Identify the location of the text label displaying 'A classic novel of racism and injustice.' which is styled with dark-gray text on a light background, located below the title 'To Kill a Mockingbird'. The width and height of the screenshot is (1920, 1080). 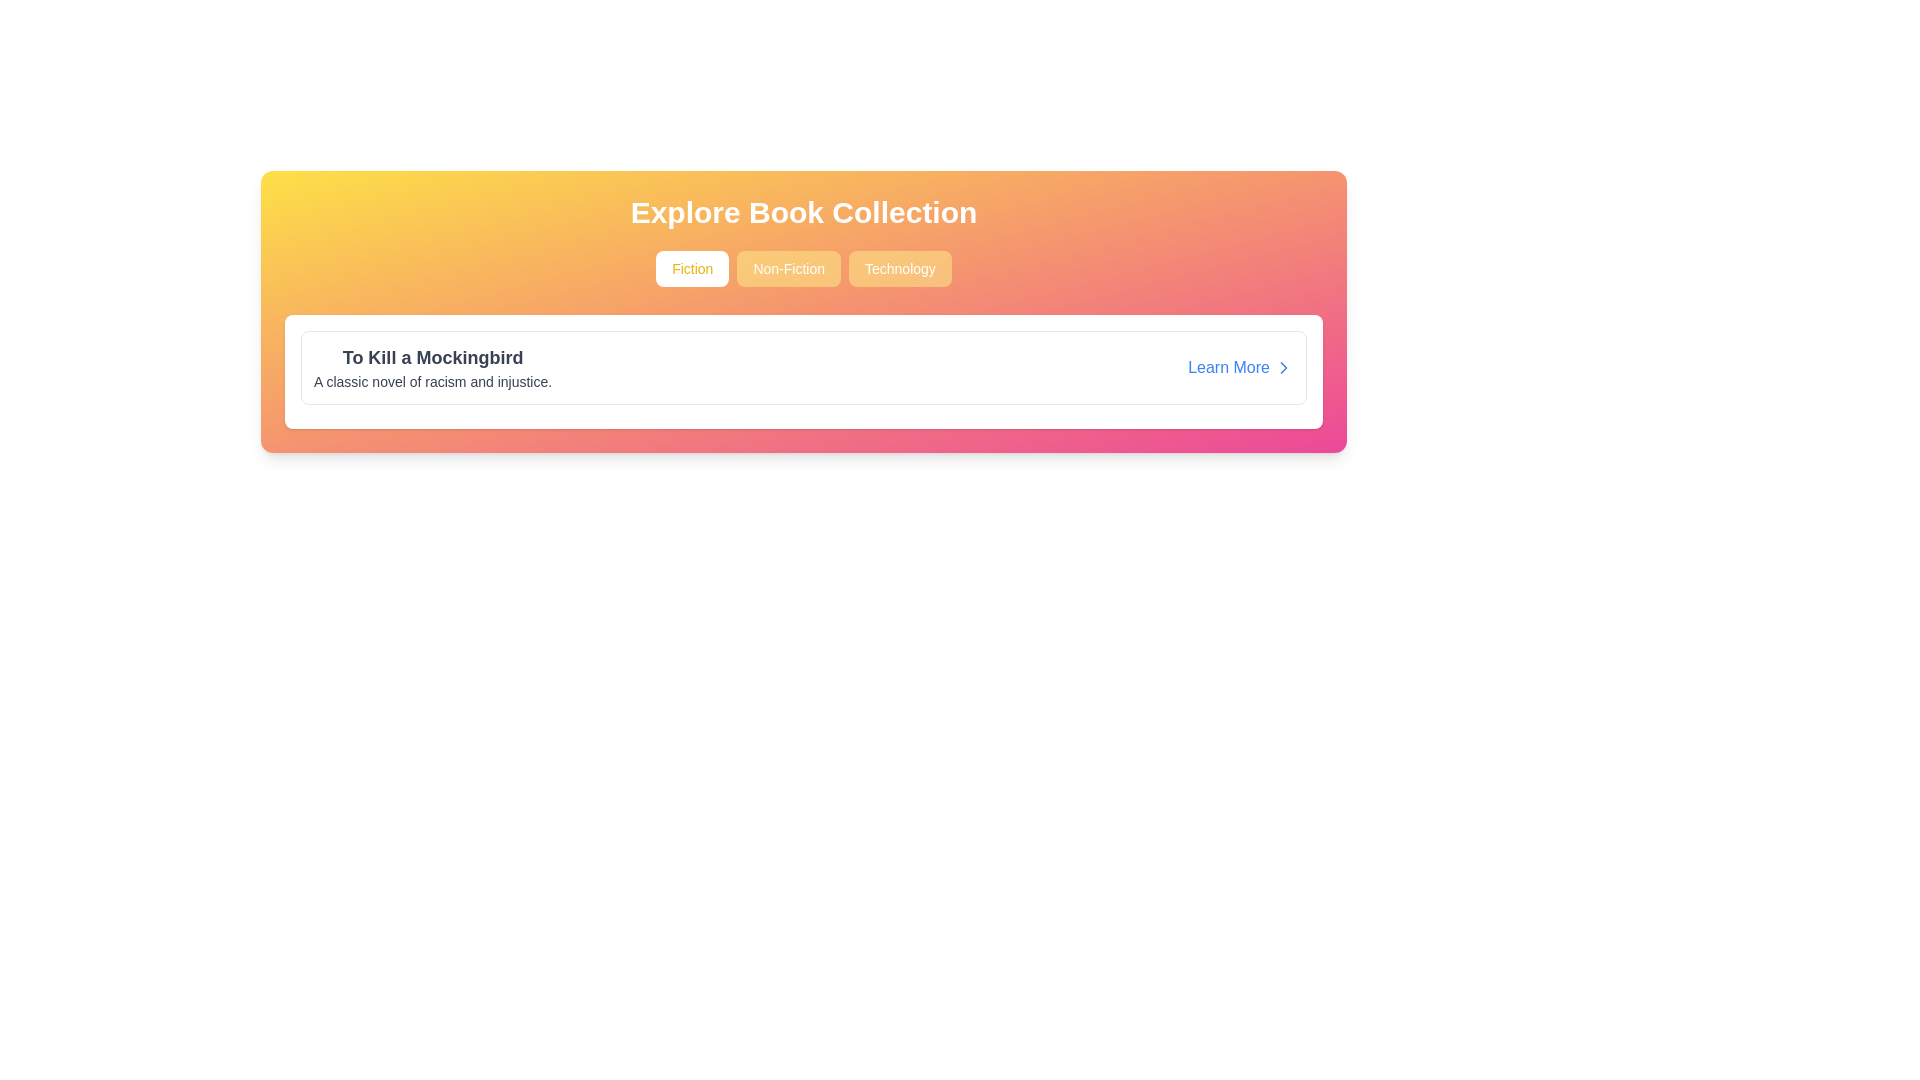
(431, 381).